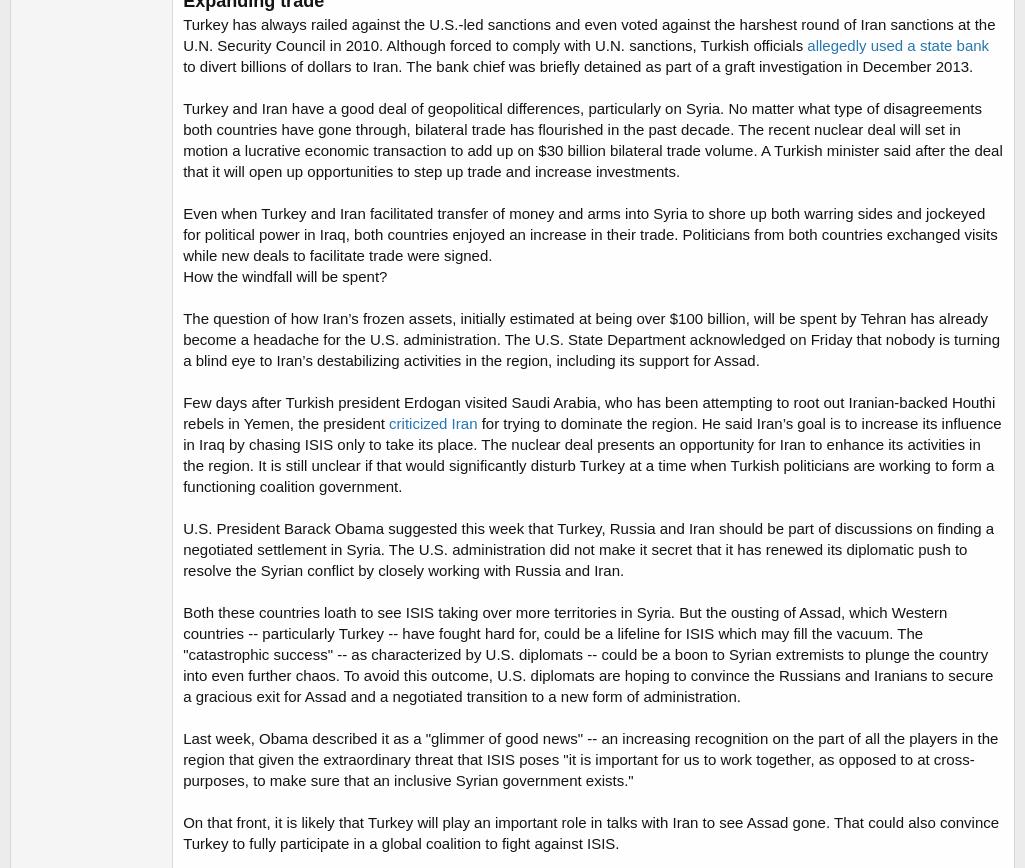  I want to click on 'The question of how Iran’s frozen assets, initially estimated at being over $100 billion, will be spent by Tehran has already become a headache for the U.S. administration. The U.S. State Department acknowledged on Friday that nobody is turning a blind eye to Iran’s destabilizing activities in the region, including its support for Assad.', so click(591, 339).